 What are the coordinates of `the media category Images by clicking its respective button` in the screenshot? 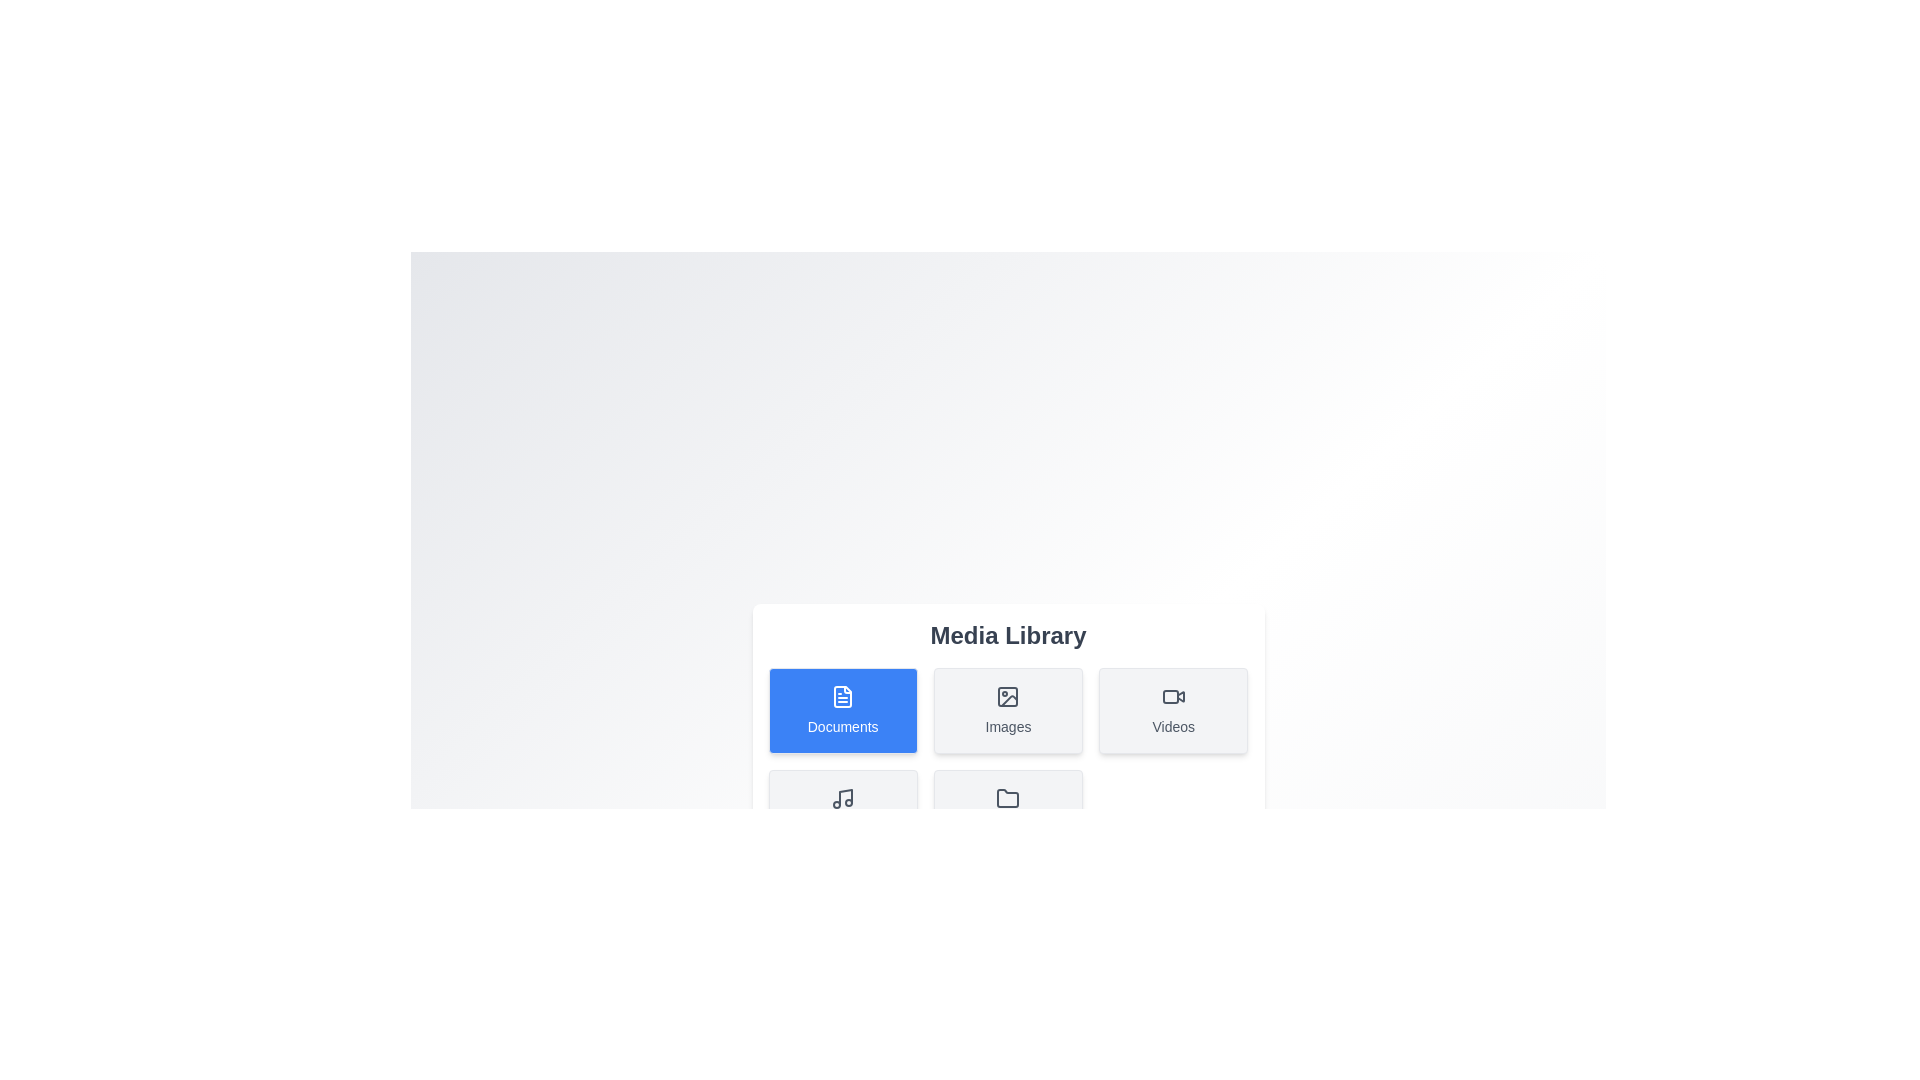 It's located at (1008, 709).